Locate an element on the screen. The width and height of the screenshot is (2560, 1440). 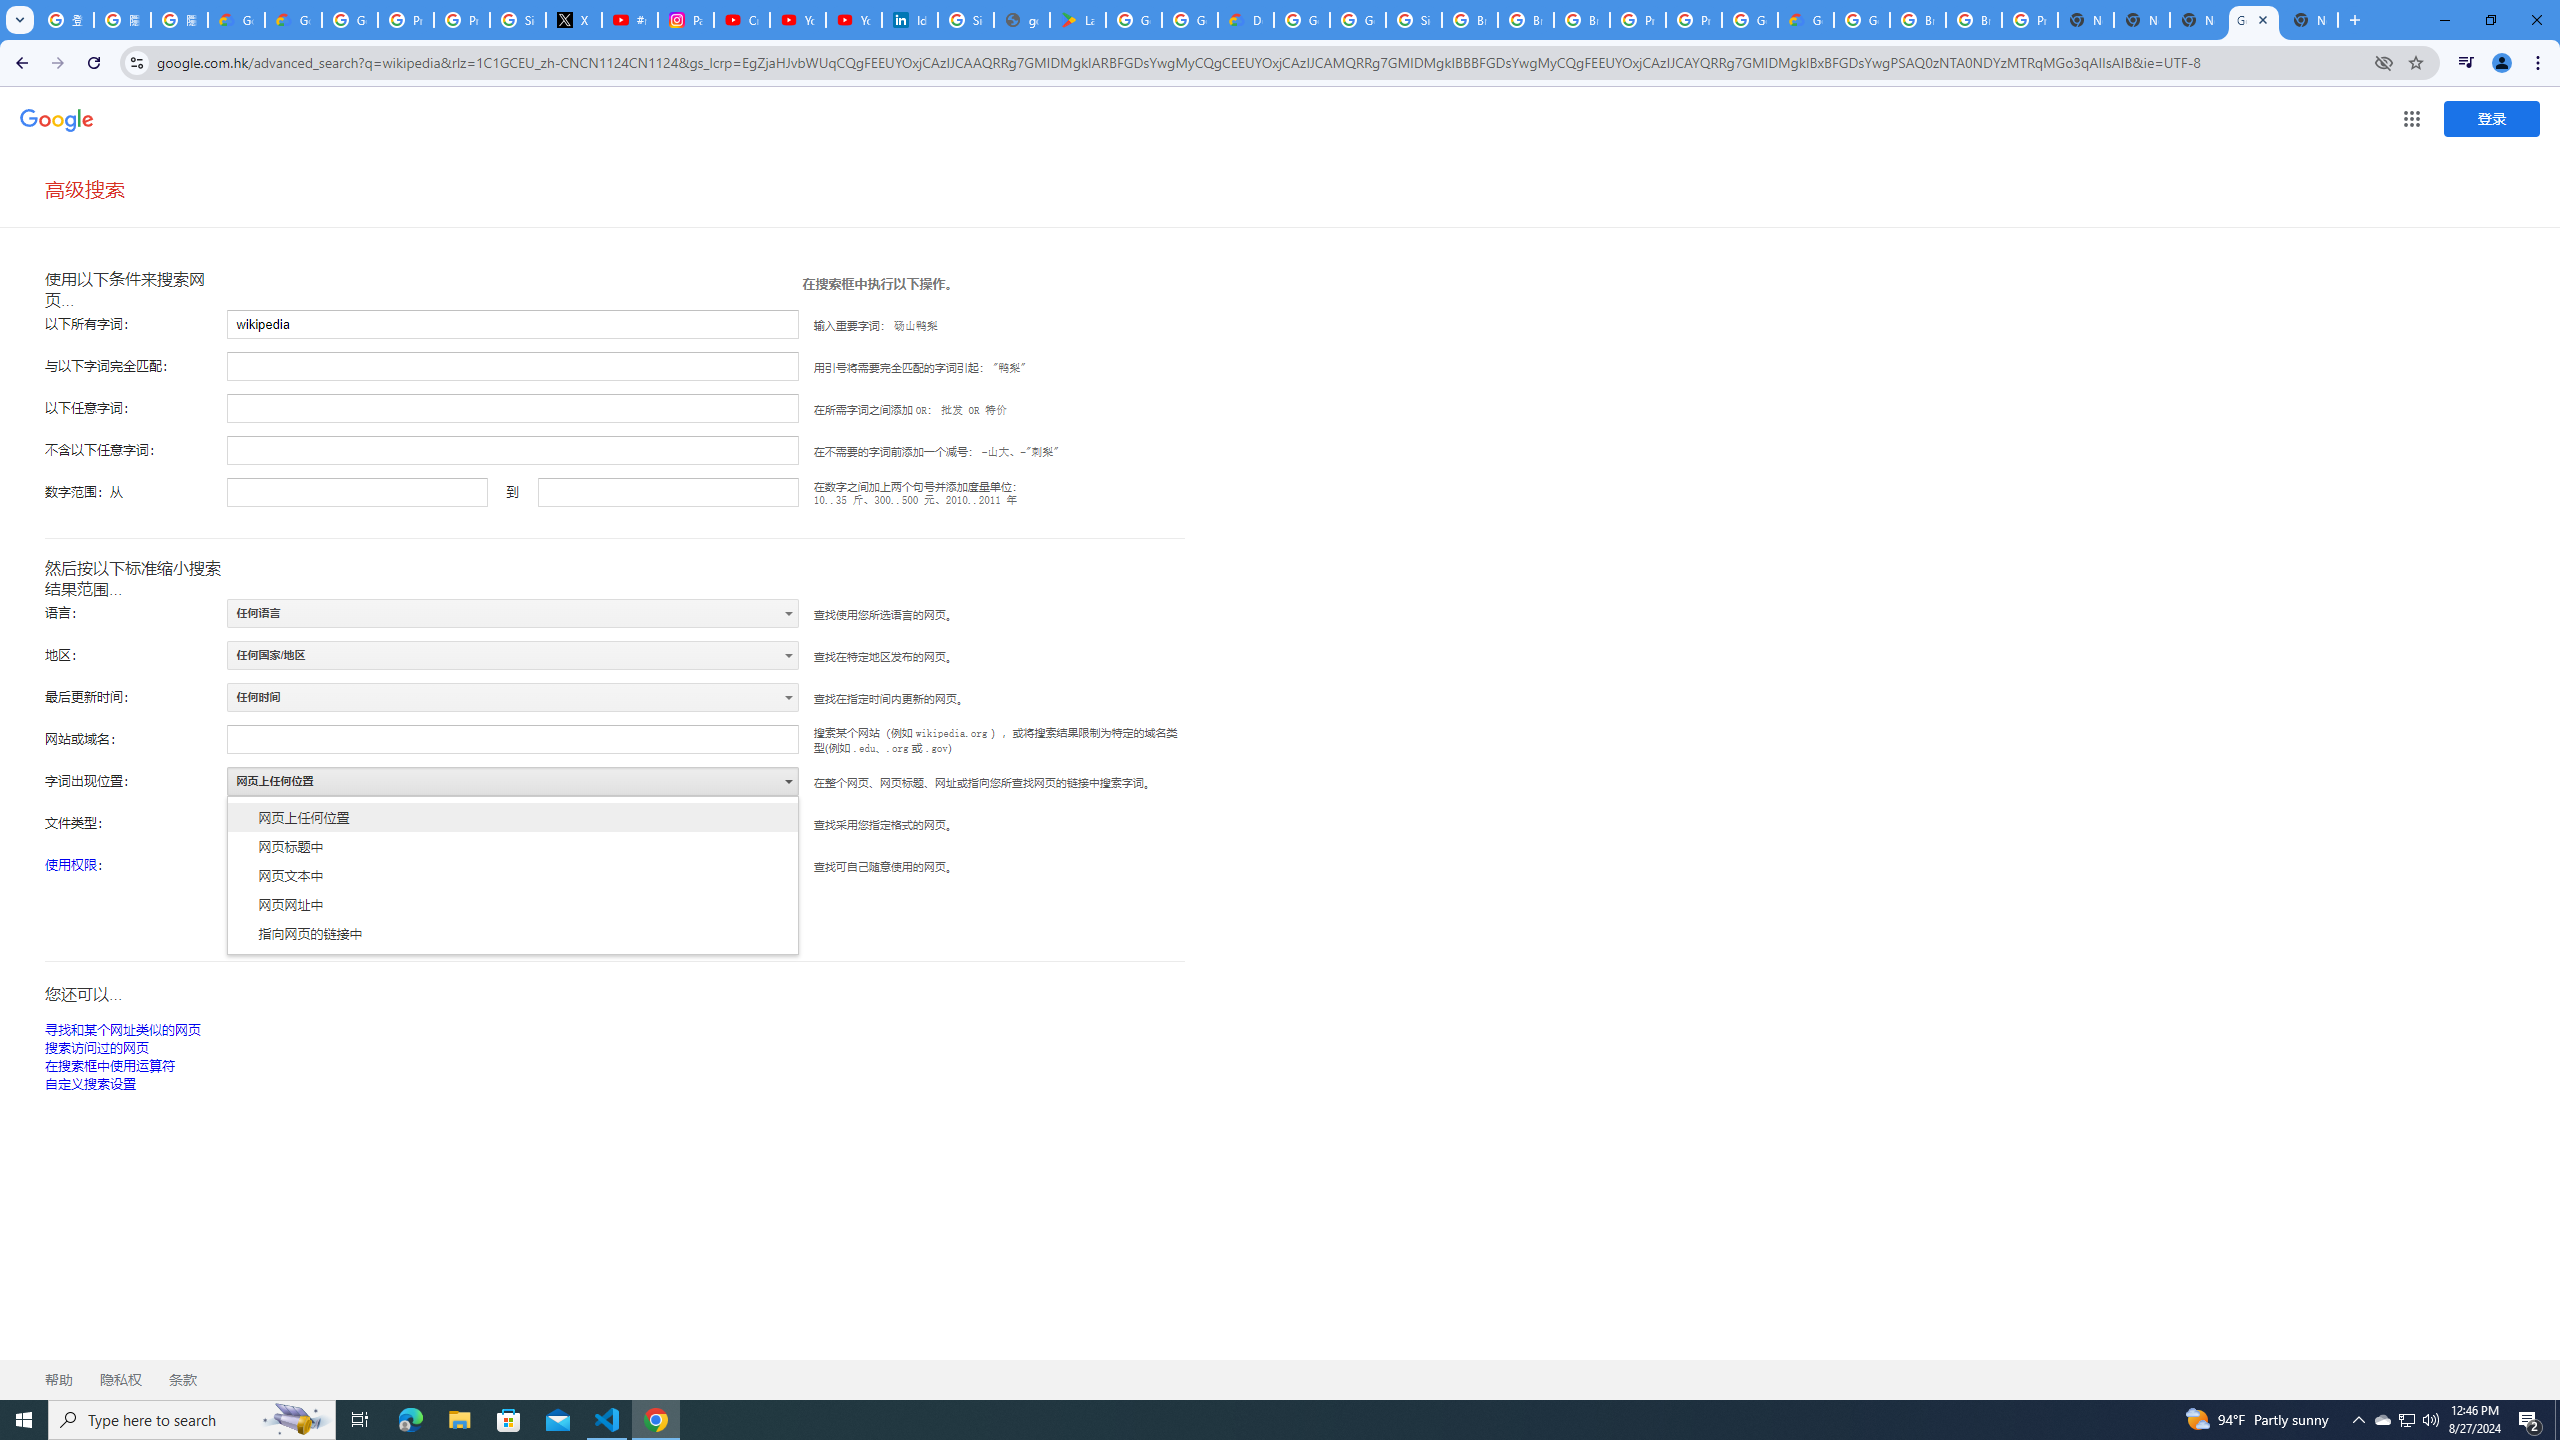
'Google Cloud Privacy Notice' is located at coordinates (293, 19).